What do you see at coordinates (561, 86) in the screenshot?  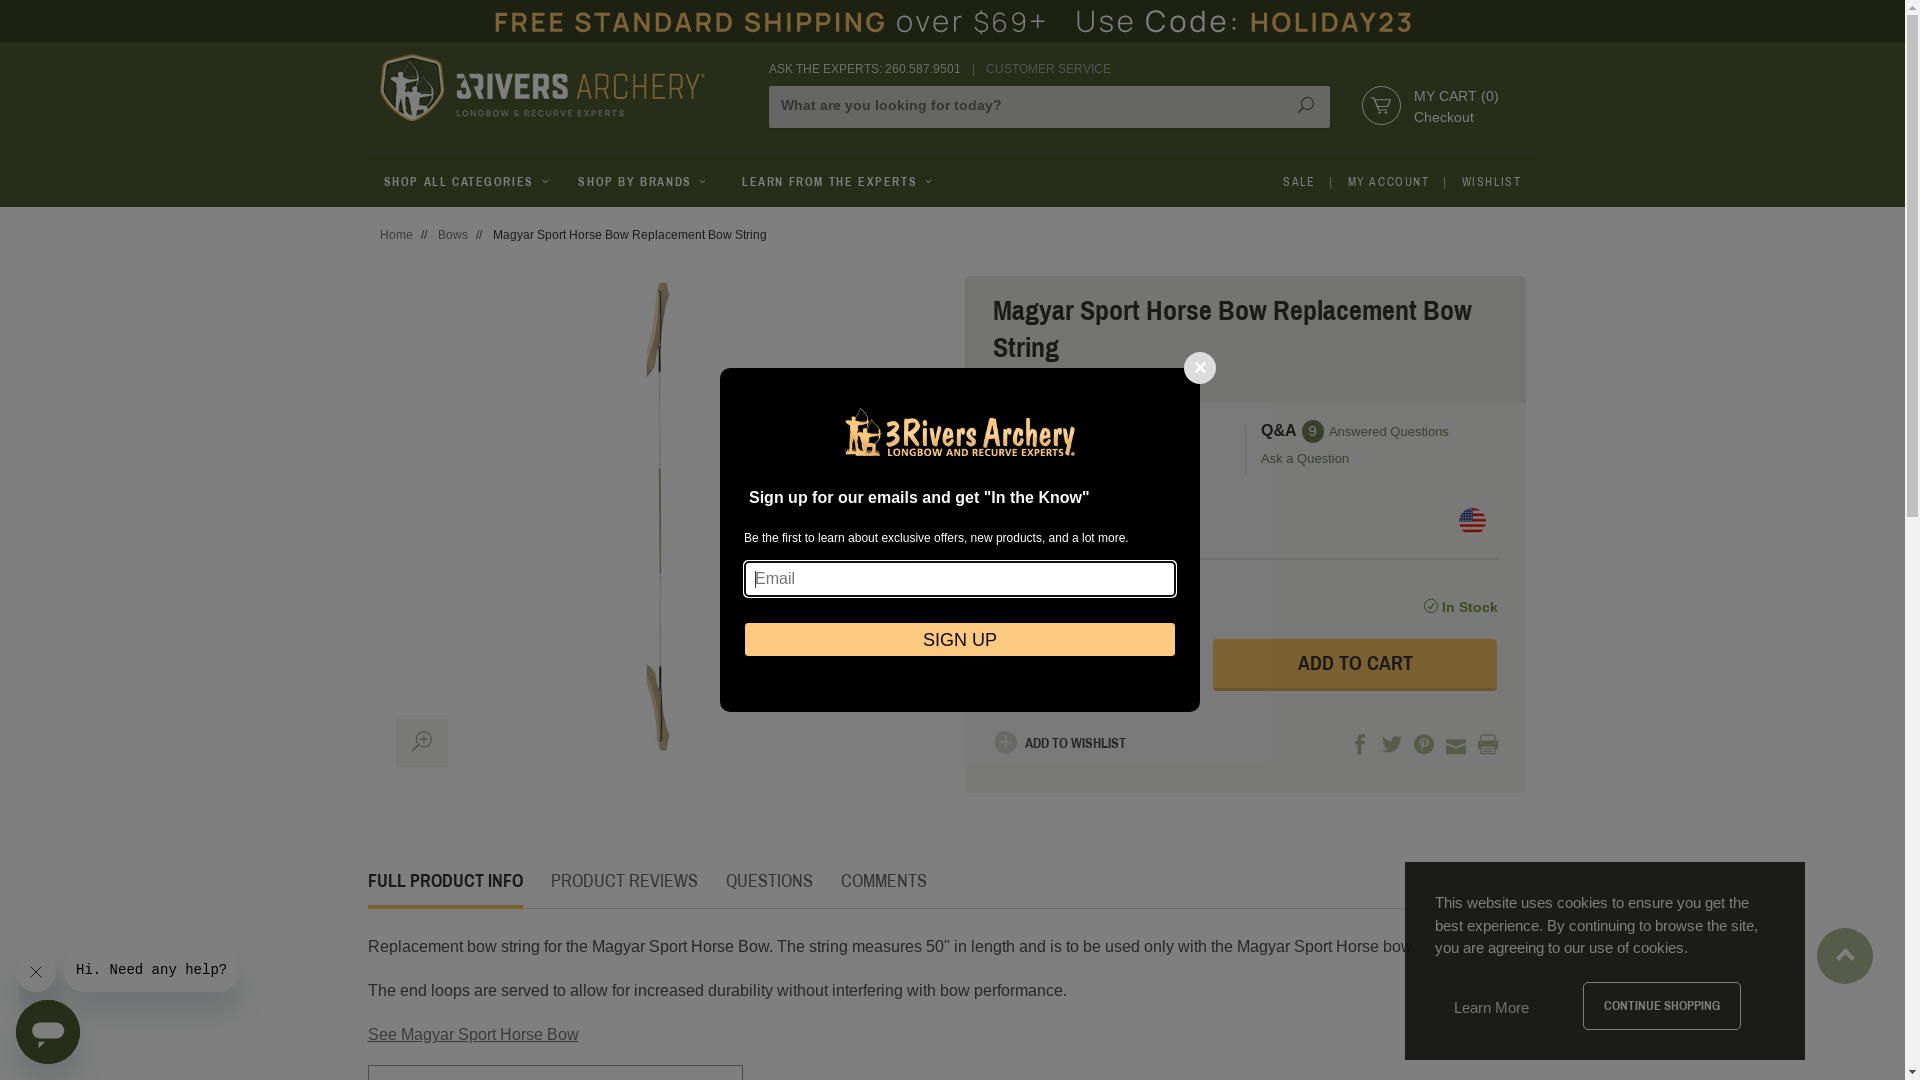 I see `'3Rivers Archery Supply'` at bounding box center [561, 86].